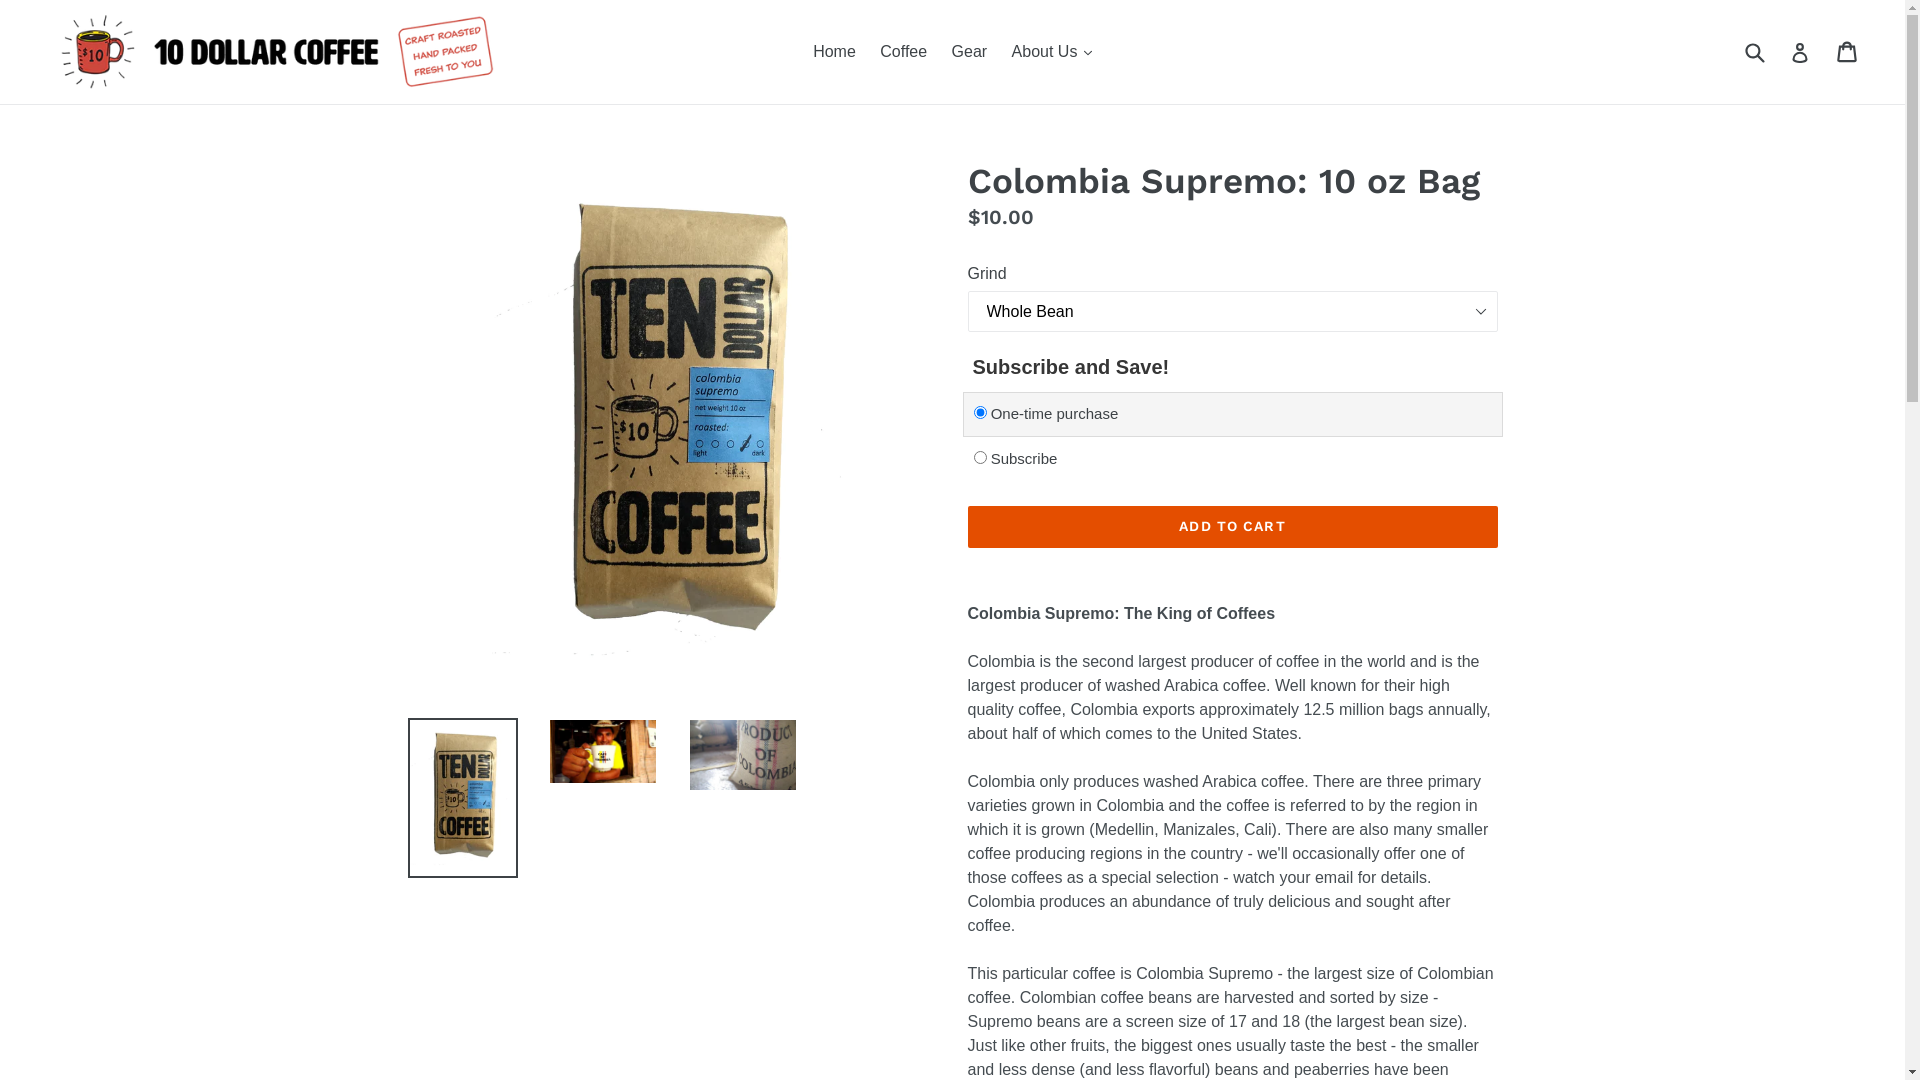 Image resolution: width=1920 pixels, height=1080 pixels. Describe the element at coordinates (1738, 50) in the screenshot. I see `'Submit'` at that location.